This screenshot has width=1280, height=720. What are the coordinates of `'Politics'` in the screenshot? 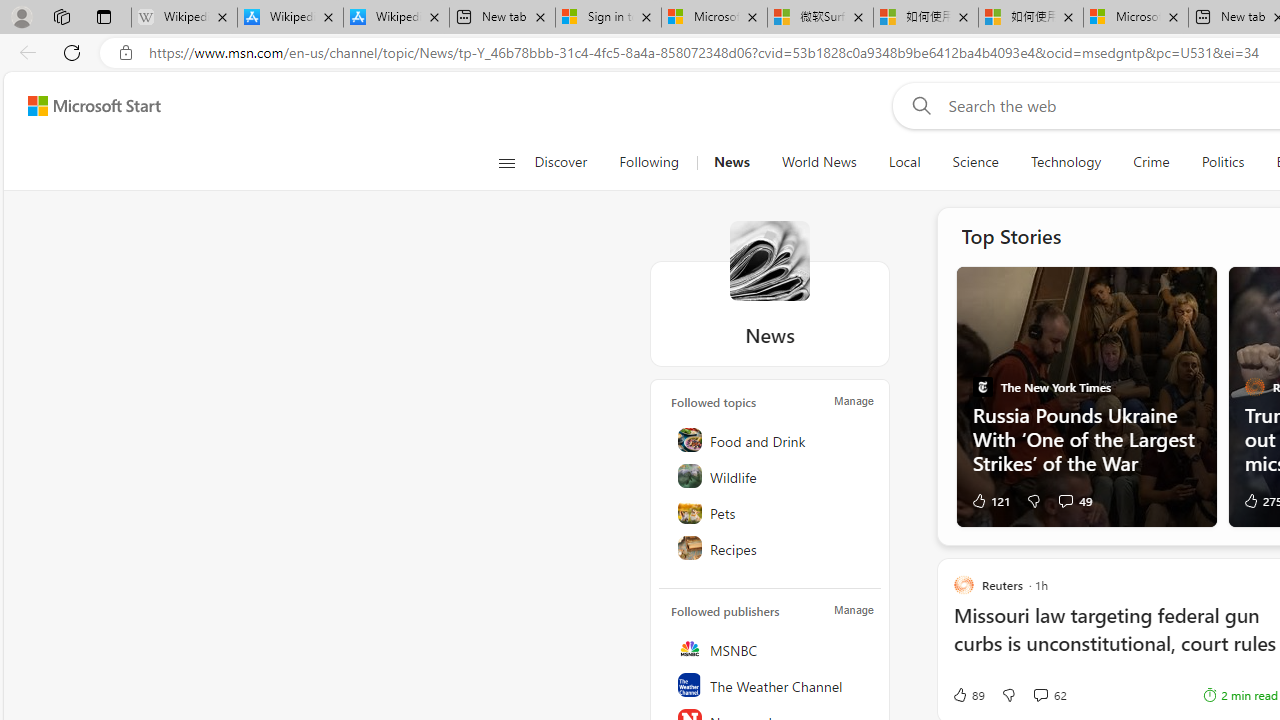 It's located at (1222, 162).